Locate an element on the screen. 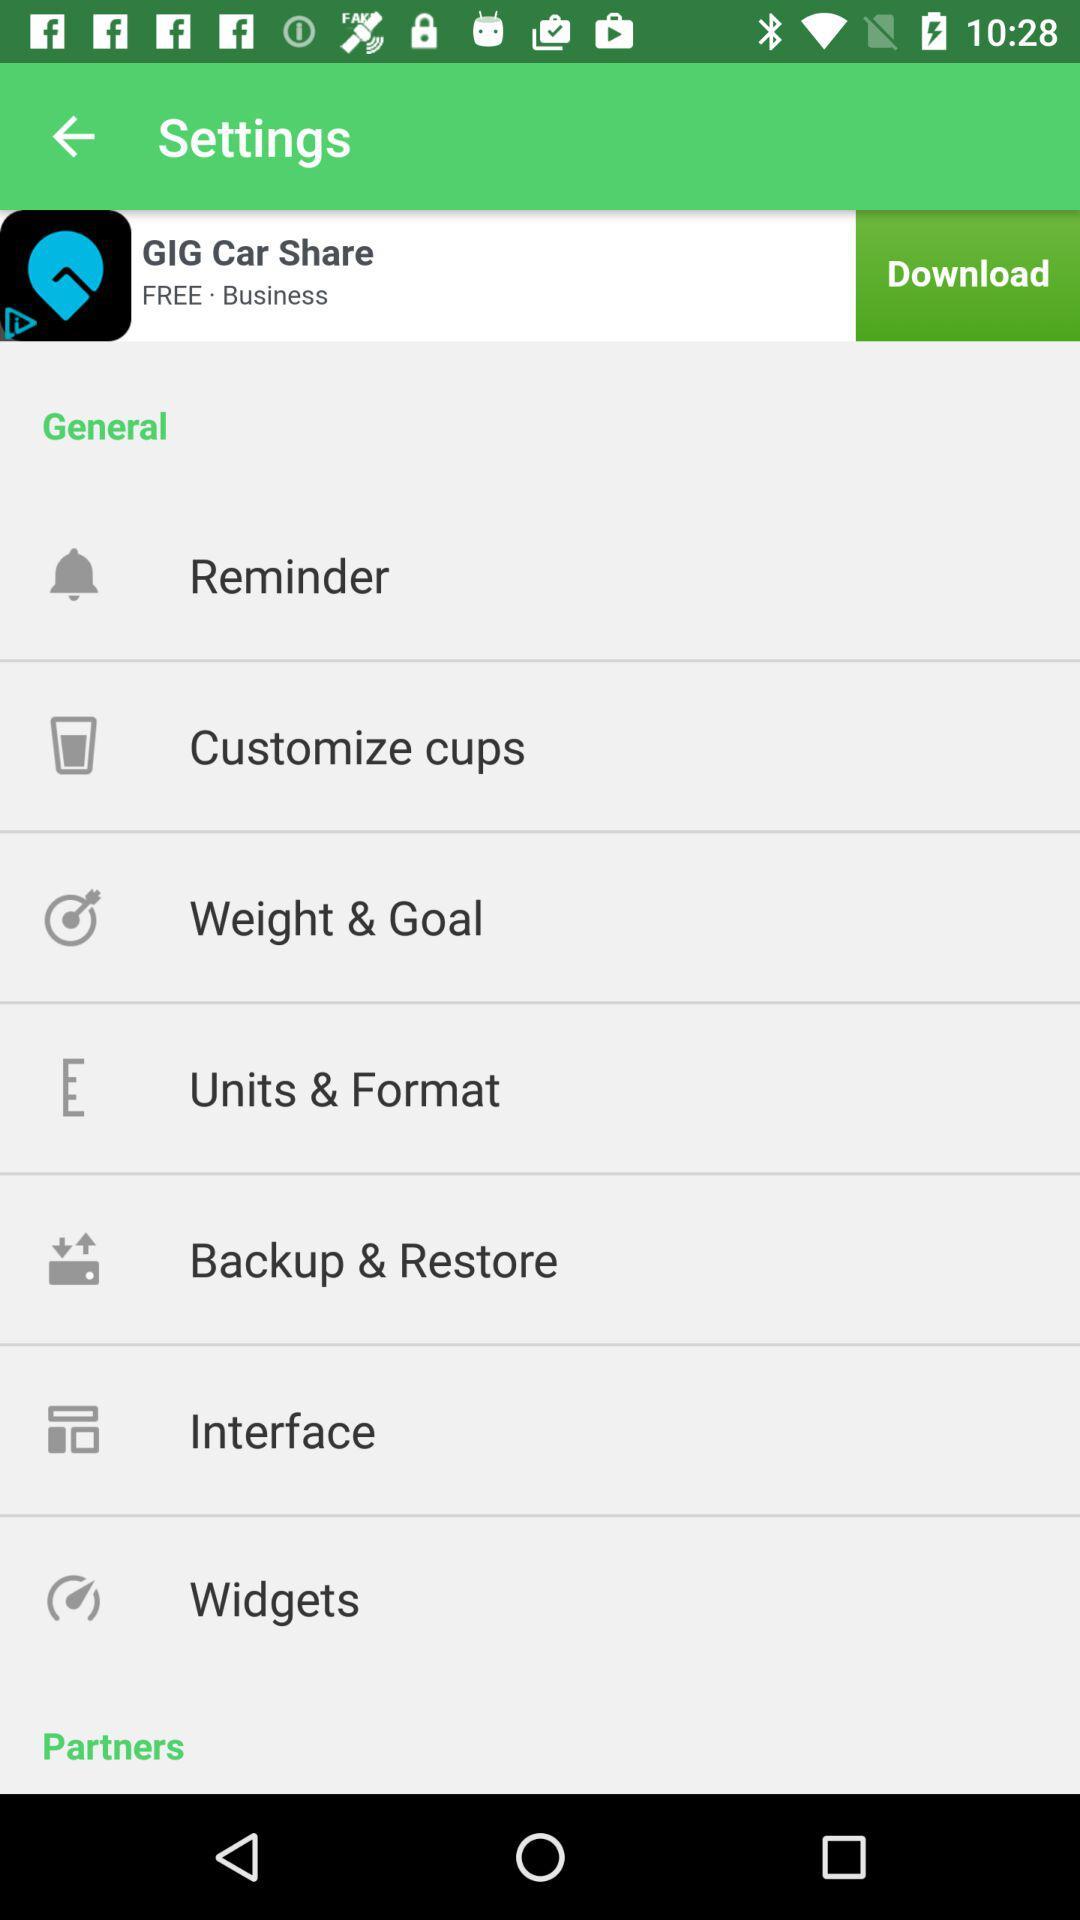 This screenshot has width=1080, height=1920. the item above general icon is located at coordinates (540, 274).